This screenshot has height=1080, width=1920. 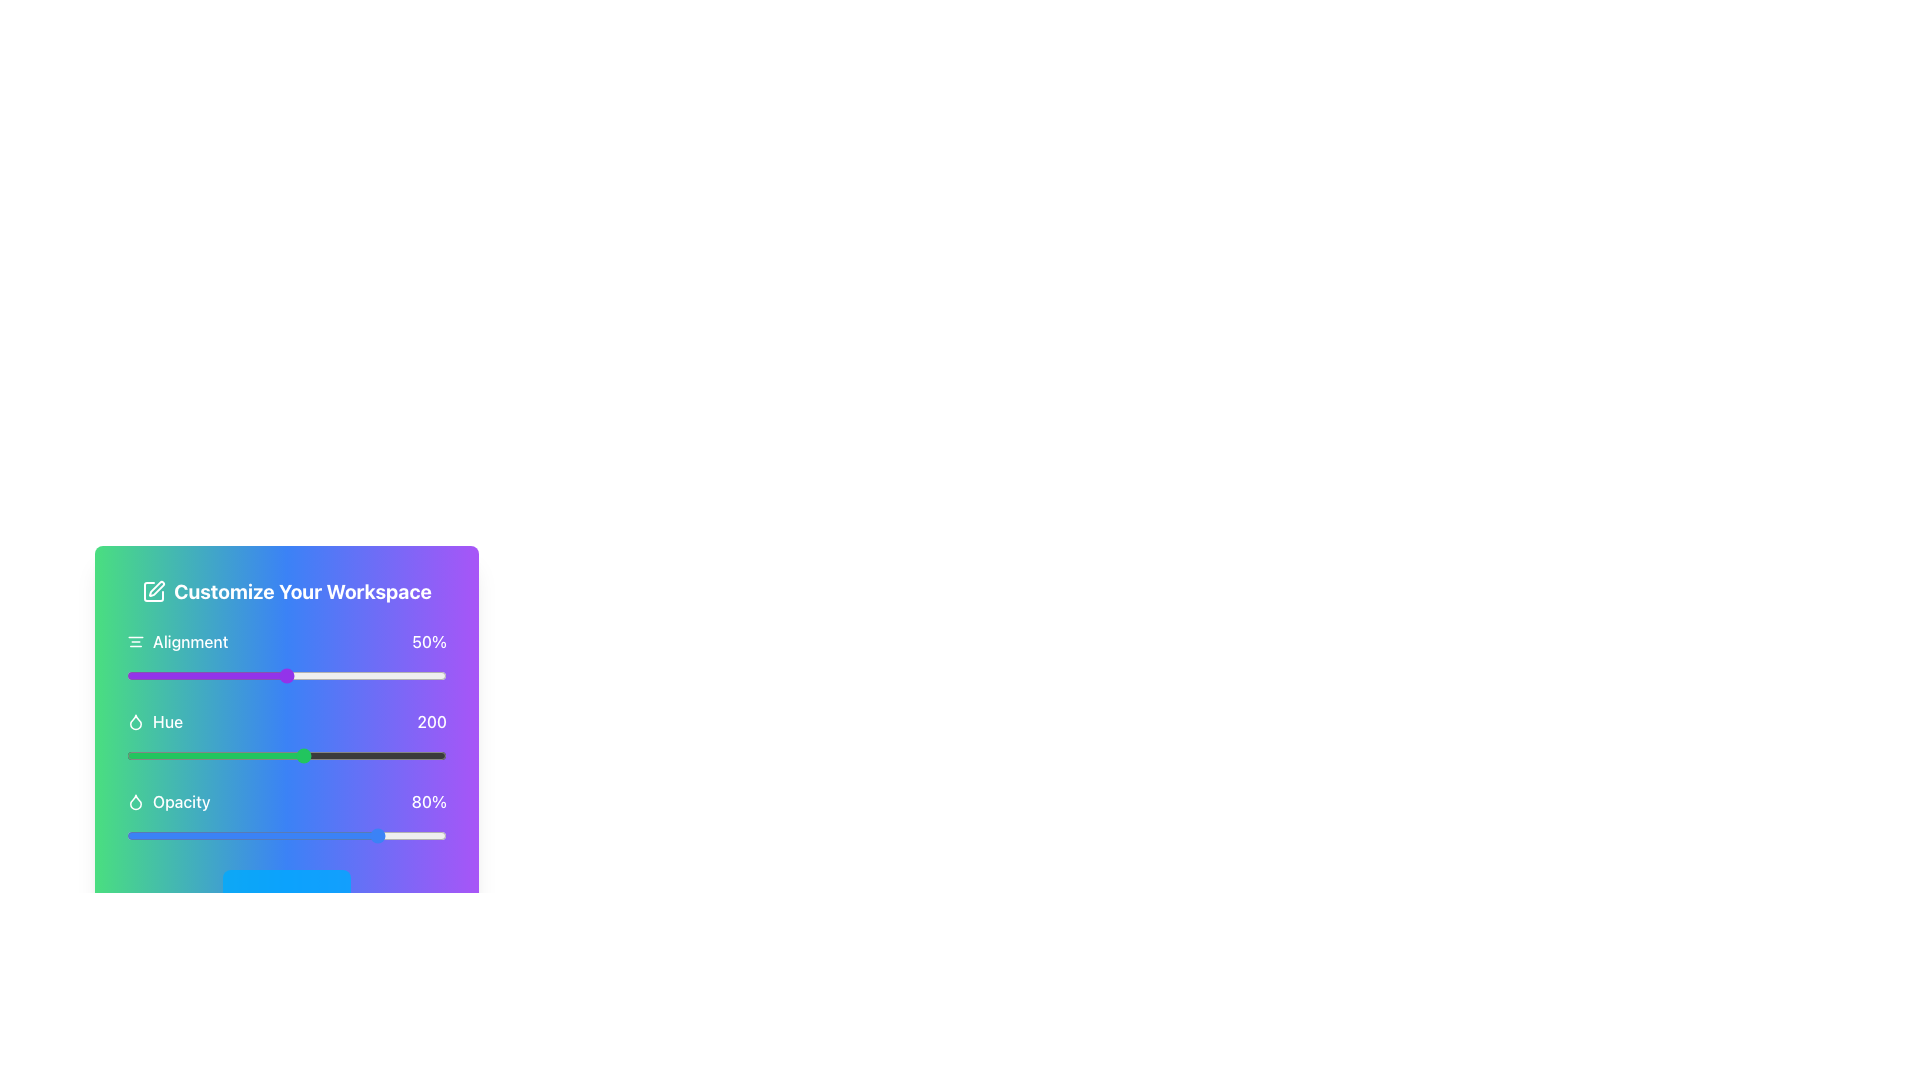 I want to click on the range slider located below the 'Alignment' label and next to the '50%' indicator, so click(x=286, y=675).